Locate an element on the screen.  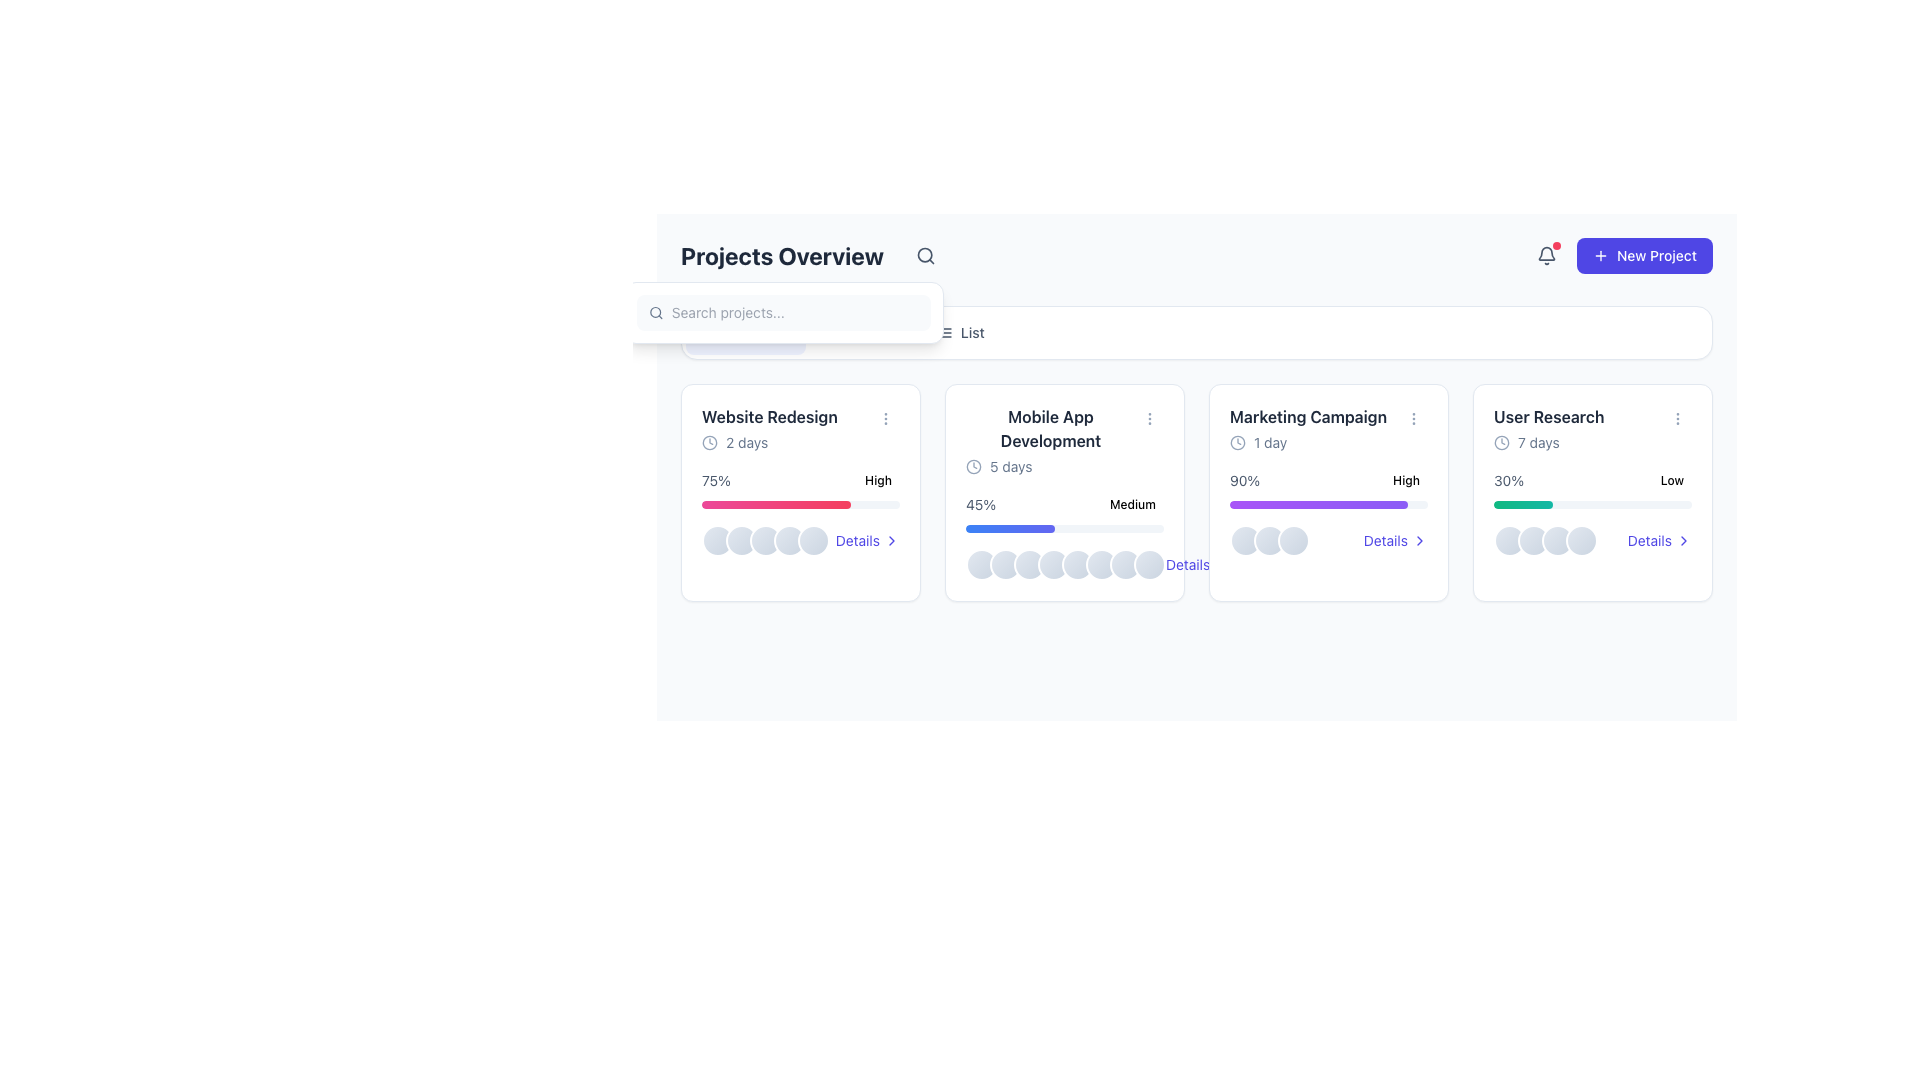
the 6th circular avatar indicator with a slate-colored gradient background and a white border is located at coordinates (1101, 564).